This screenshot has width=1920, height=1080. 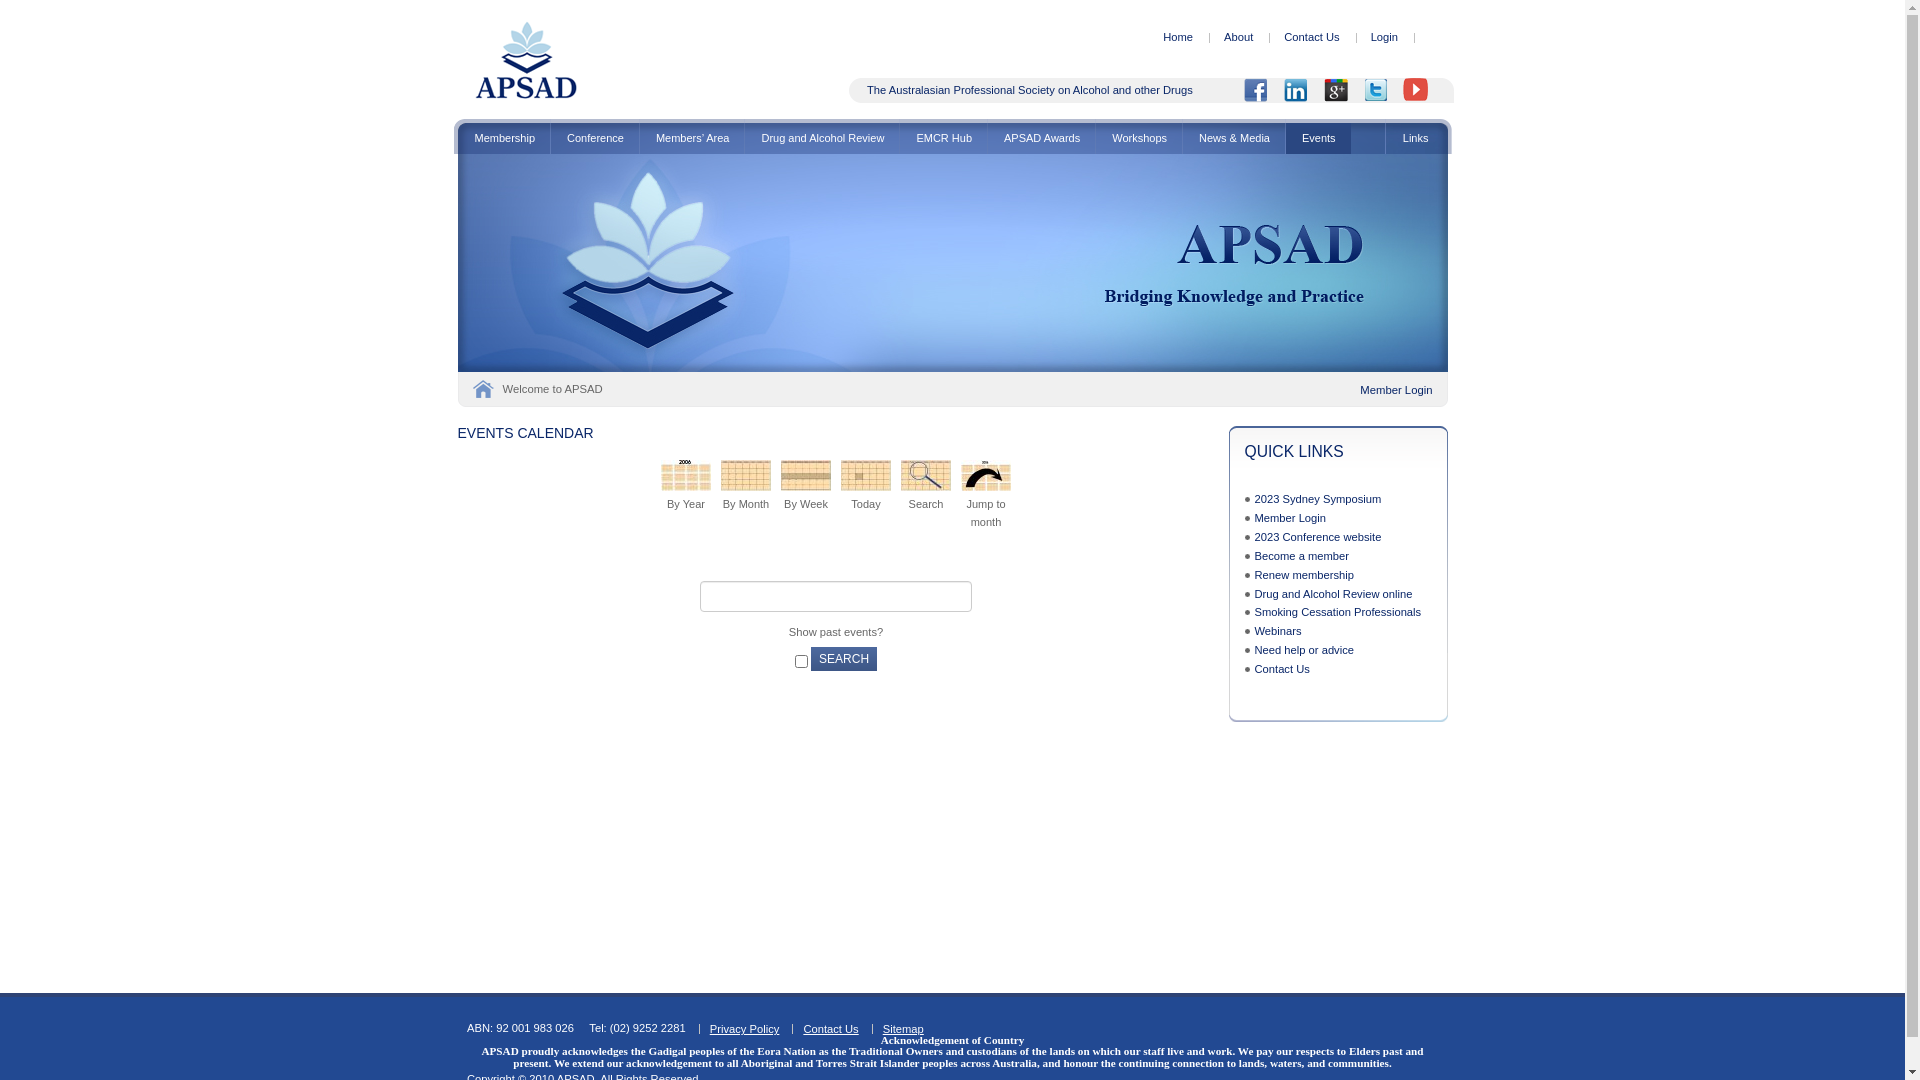 What do you see at coordinates (902, 1029) in the screenshot?
I see `'Sitemap'` at bounding box center [902, 1029].